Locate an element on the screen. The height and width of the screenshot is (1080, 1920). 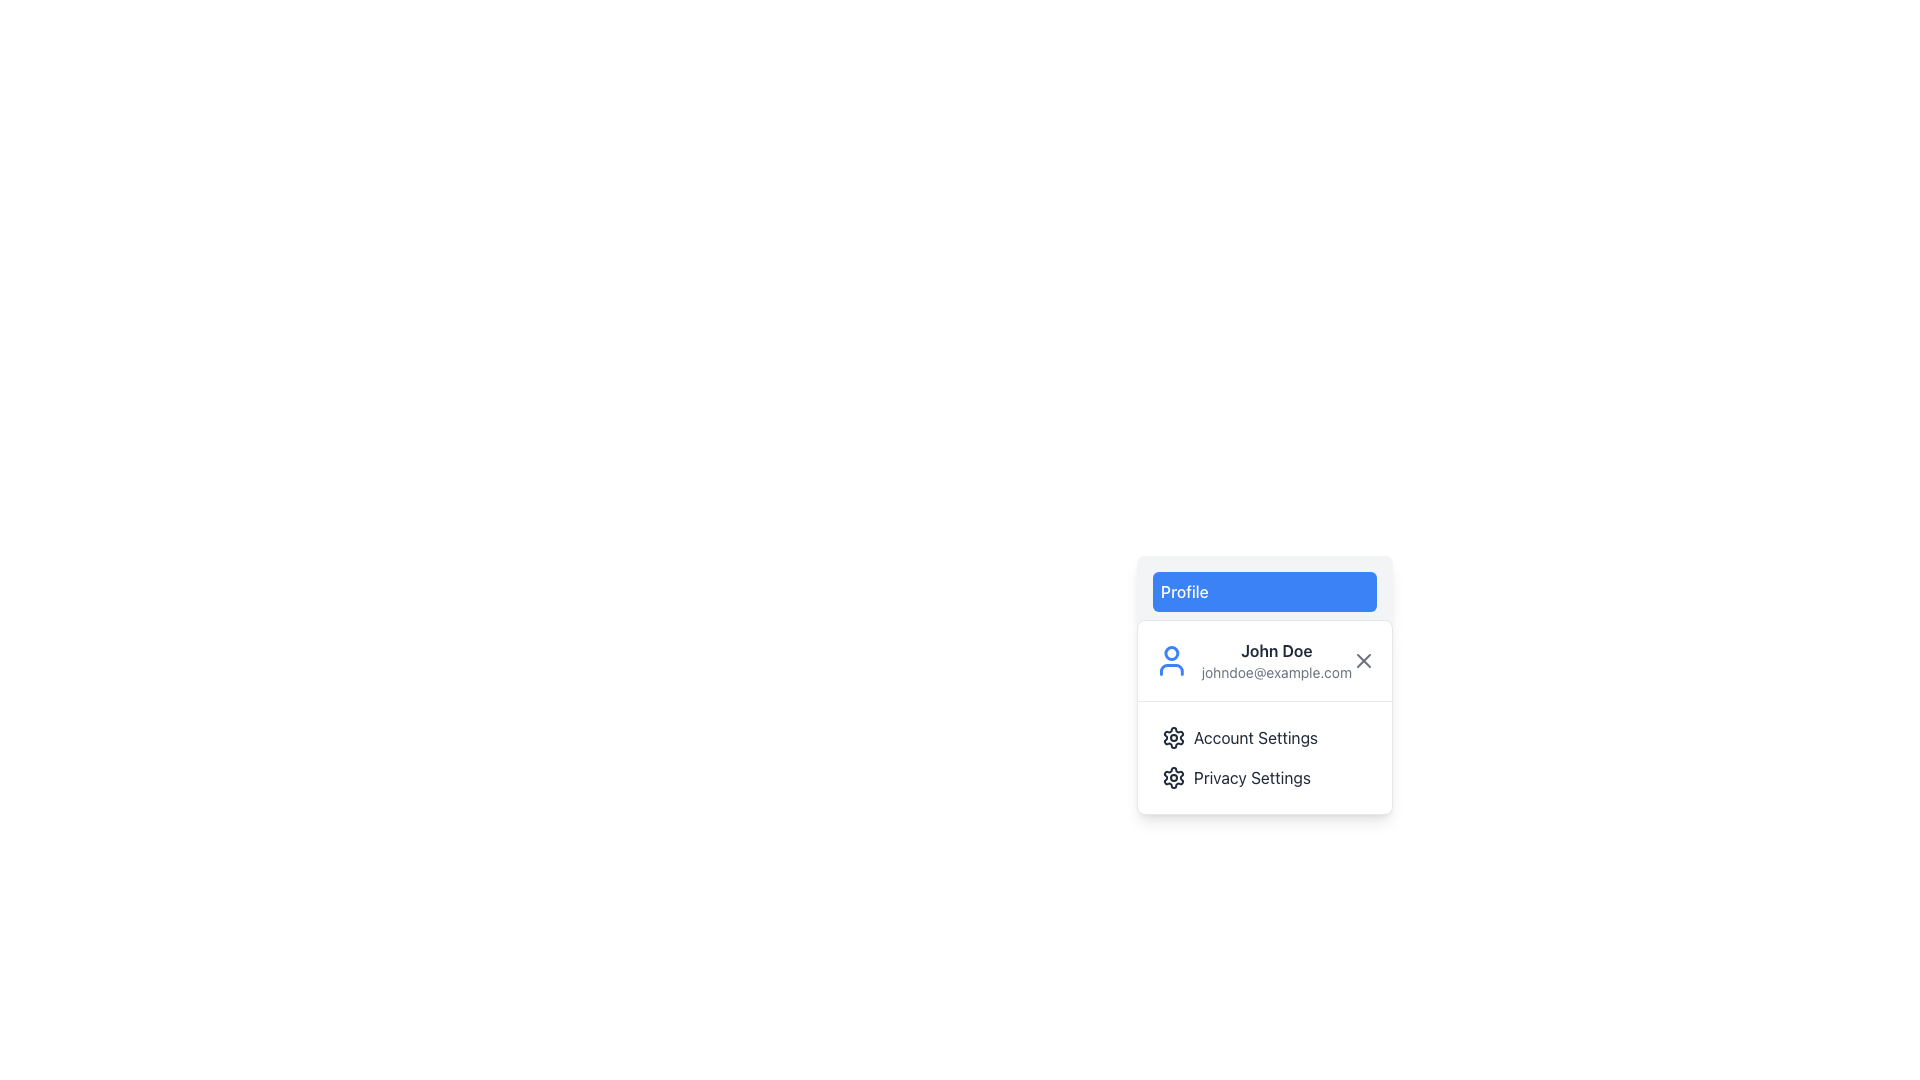
displayed text from the user profile identifier located in the dropdown menu at the top-right of the interface, which shows the name and email address of the logged-in user is located at coordinates (1275, 660).